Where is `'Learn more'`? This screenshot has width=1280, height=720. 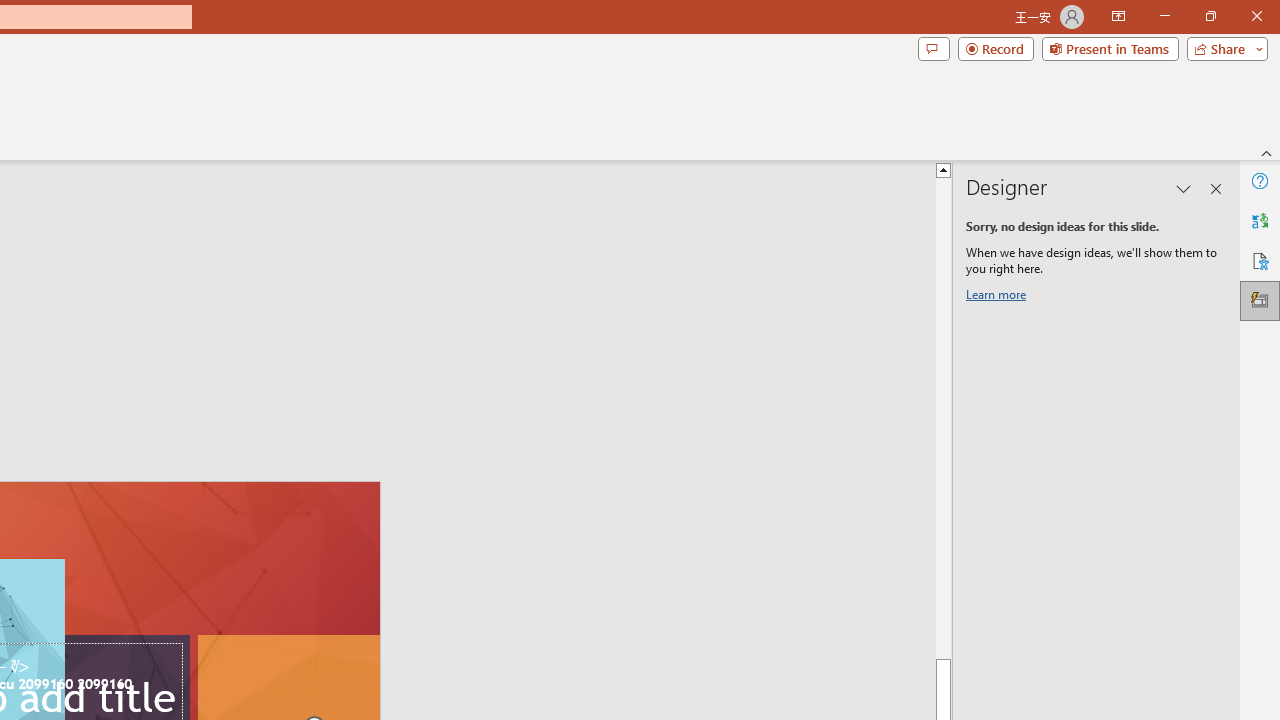 'Learn more' is located at coordinates (999, 298).